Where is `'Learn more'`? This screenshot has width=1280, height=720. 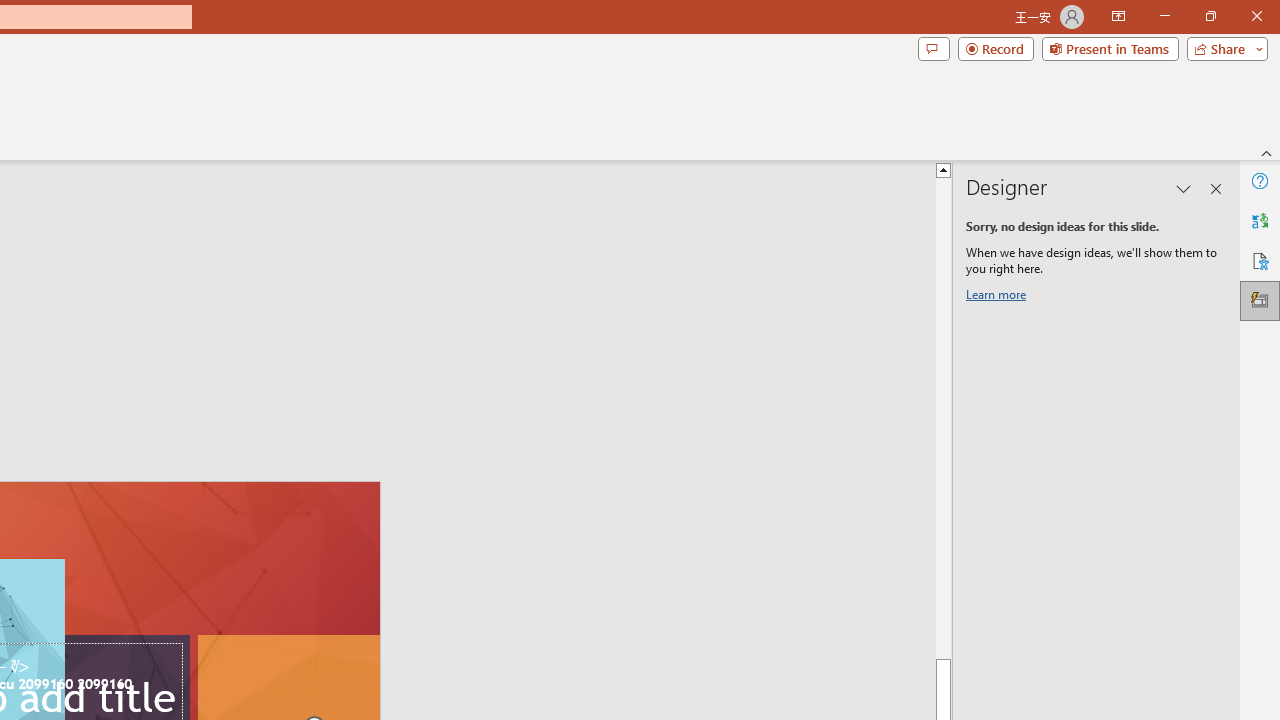 'Learn more' is located at coordinates (999, 298).